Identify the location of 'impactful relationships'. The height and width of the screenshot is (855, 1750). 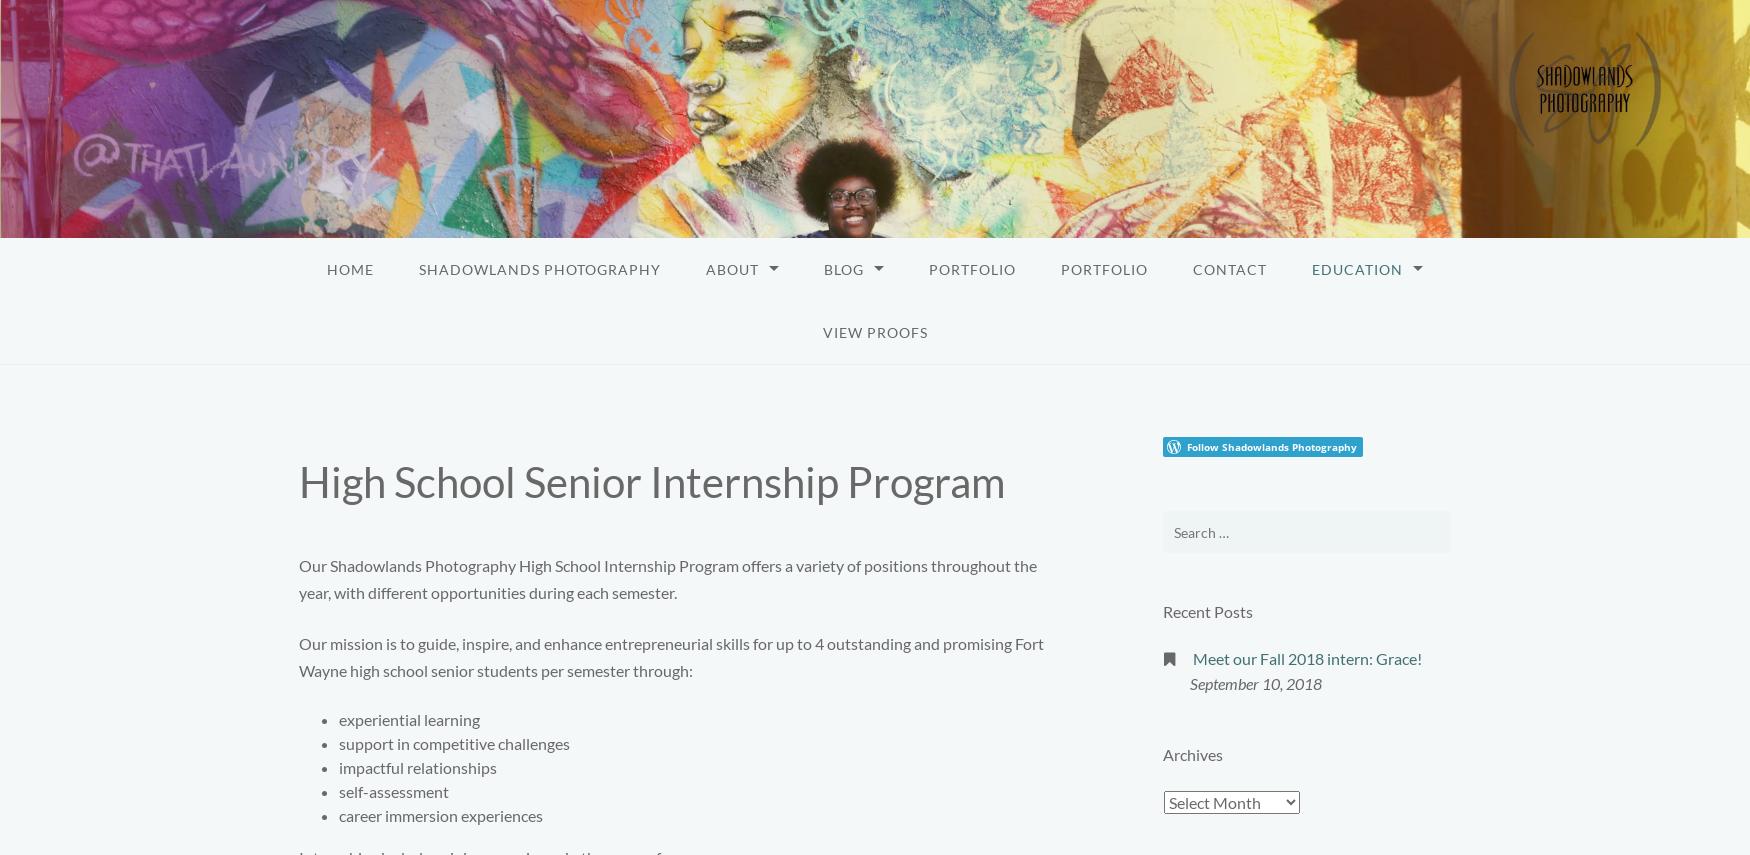
(338, 766).